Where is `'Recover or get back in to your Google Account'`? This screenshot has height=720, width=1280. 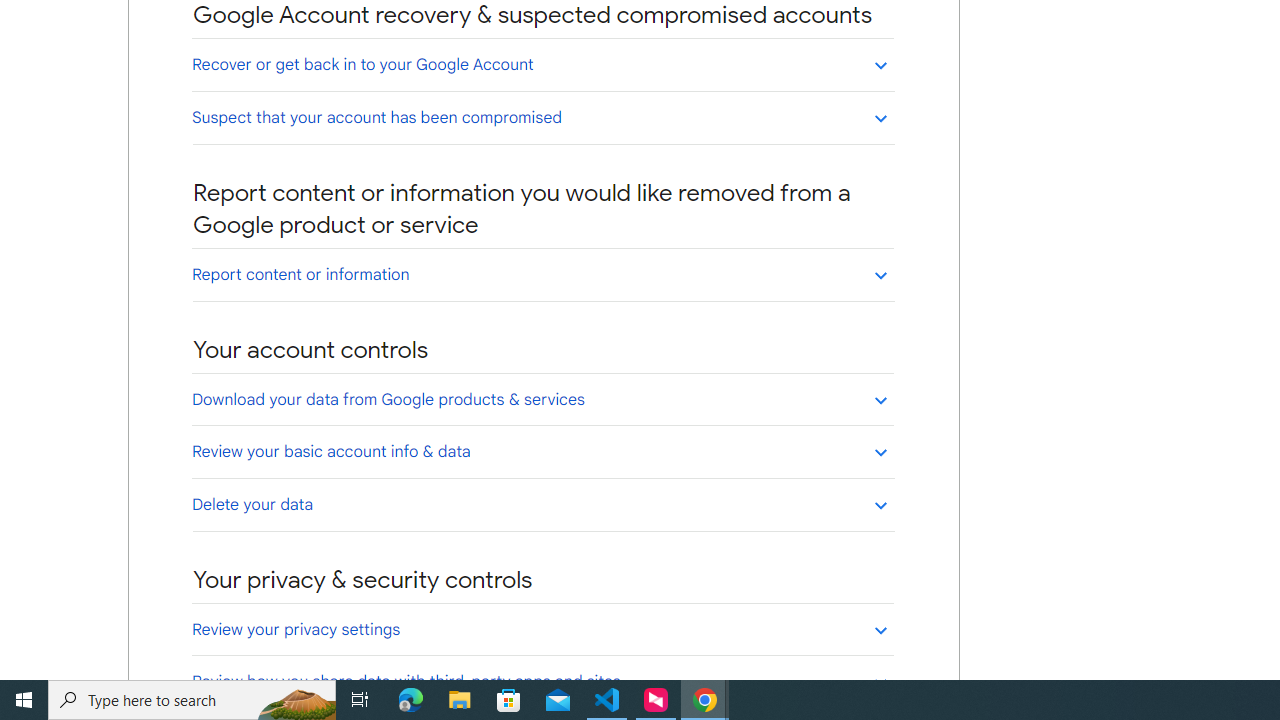
'Recover or get back in to your Google Account' is located at coordinates (542, 63).